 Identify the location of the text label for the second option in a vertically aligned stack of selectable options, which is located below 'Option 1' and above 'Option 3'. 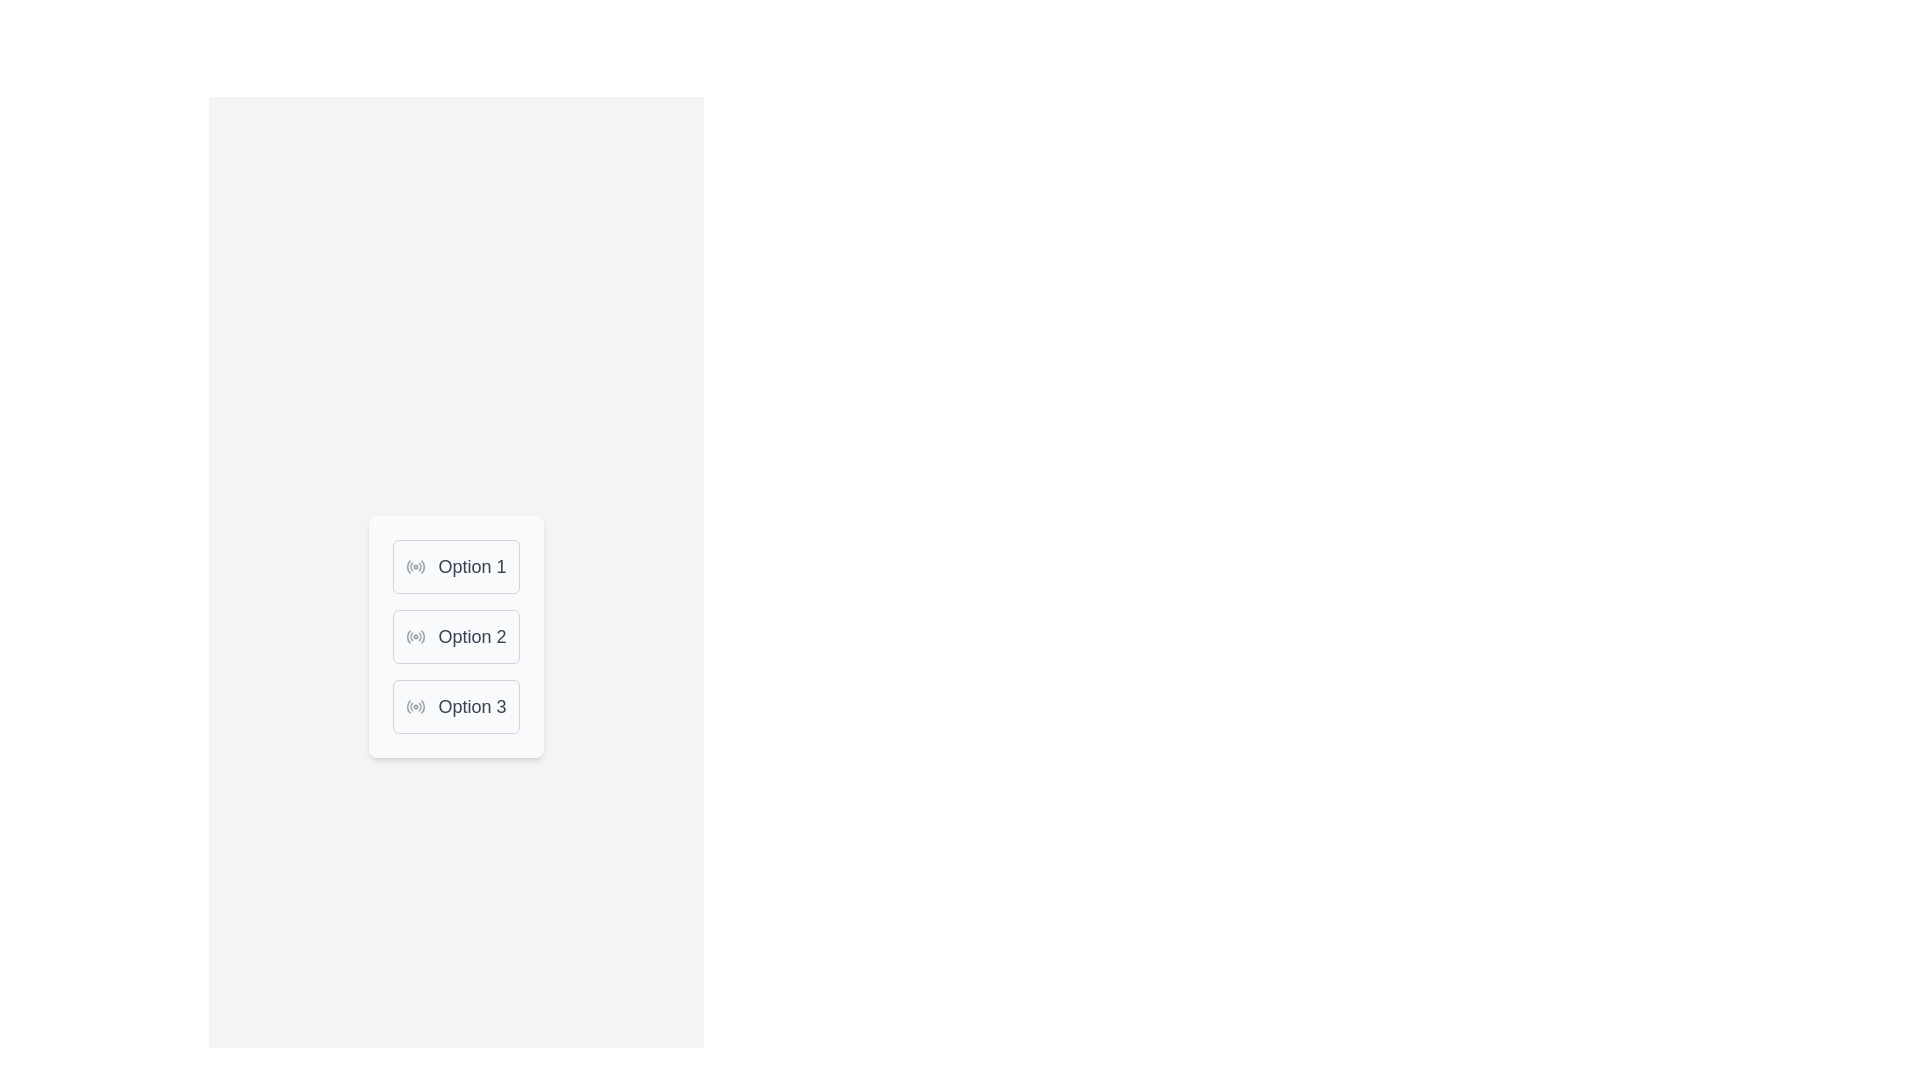
(471, 636).